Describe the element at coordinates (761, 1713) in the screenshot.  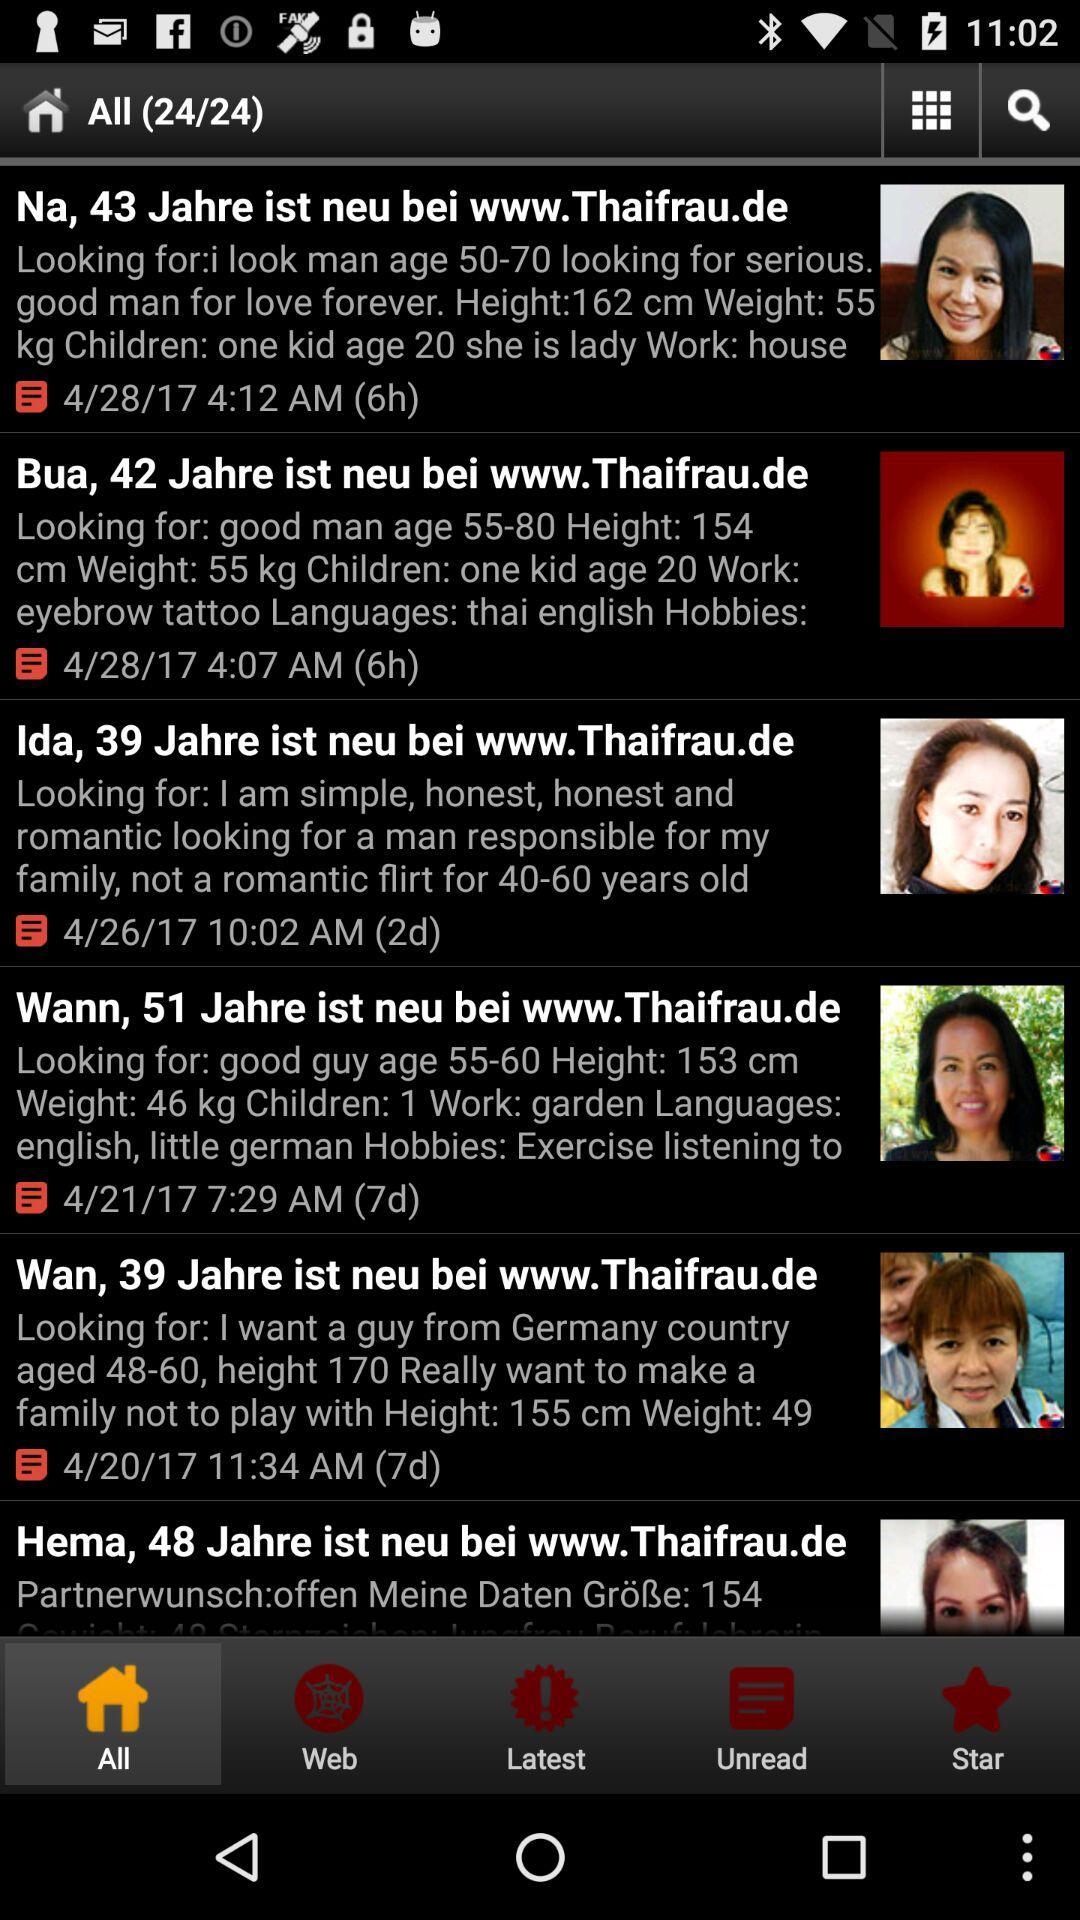
I see `the app below partnerwunsch offen meine app` at that location.